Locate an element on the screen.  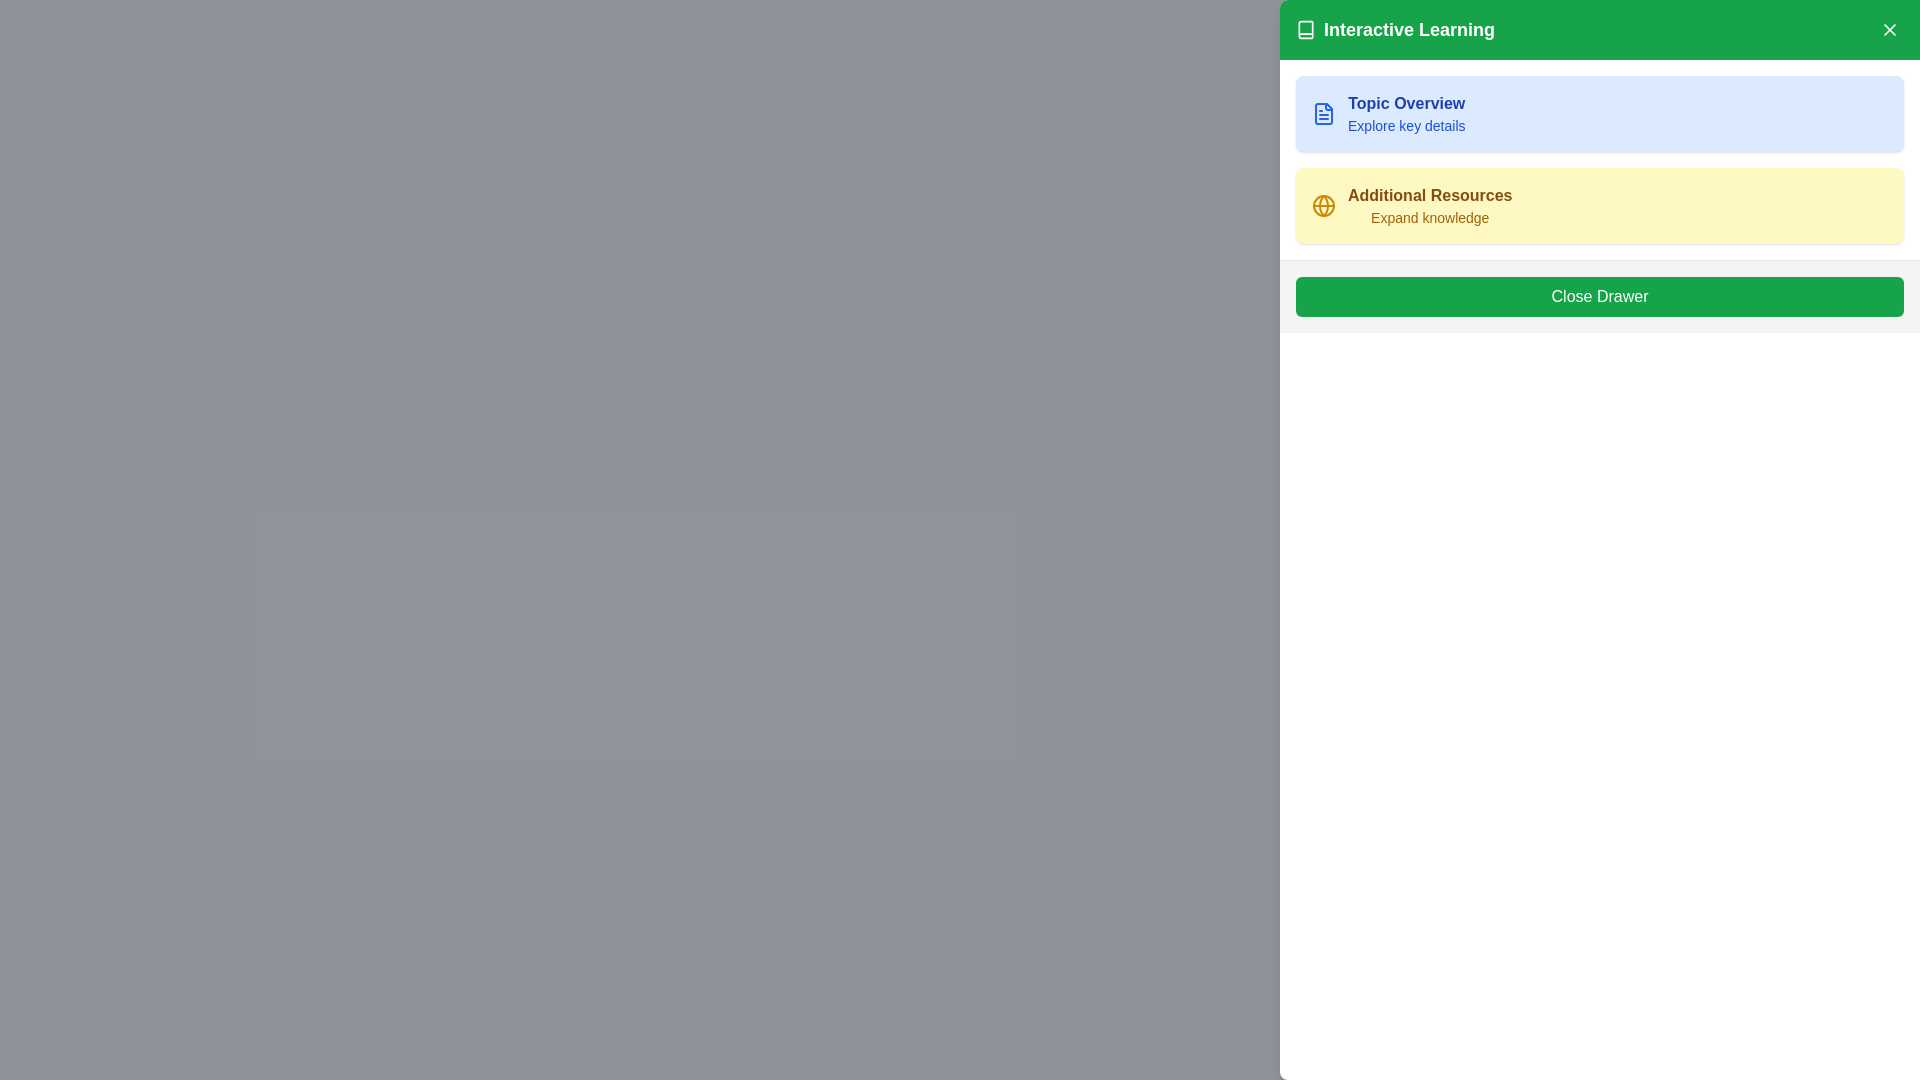
the book icon located in the top-left corner of the green header section, immediately to the left of the text 'Interactive Learning' is located at coordinates (1305, 30).